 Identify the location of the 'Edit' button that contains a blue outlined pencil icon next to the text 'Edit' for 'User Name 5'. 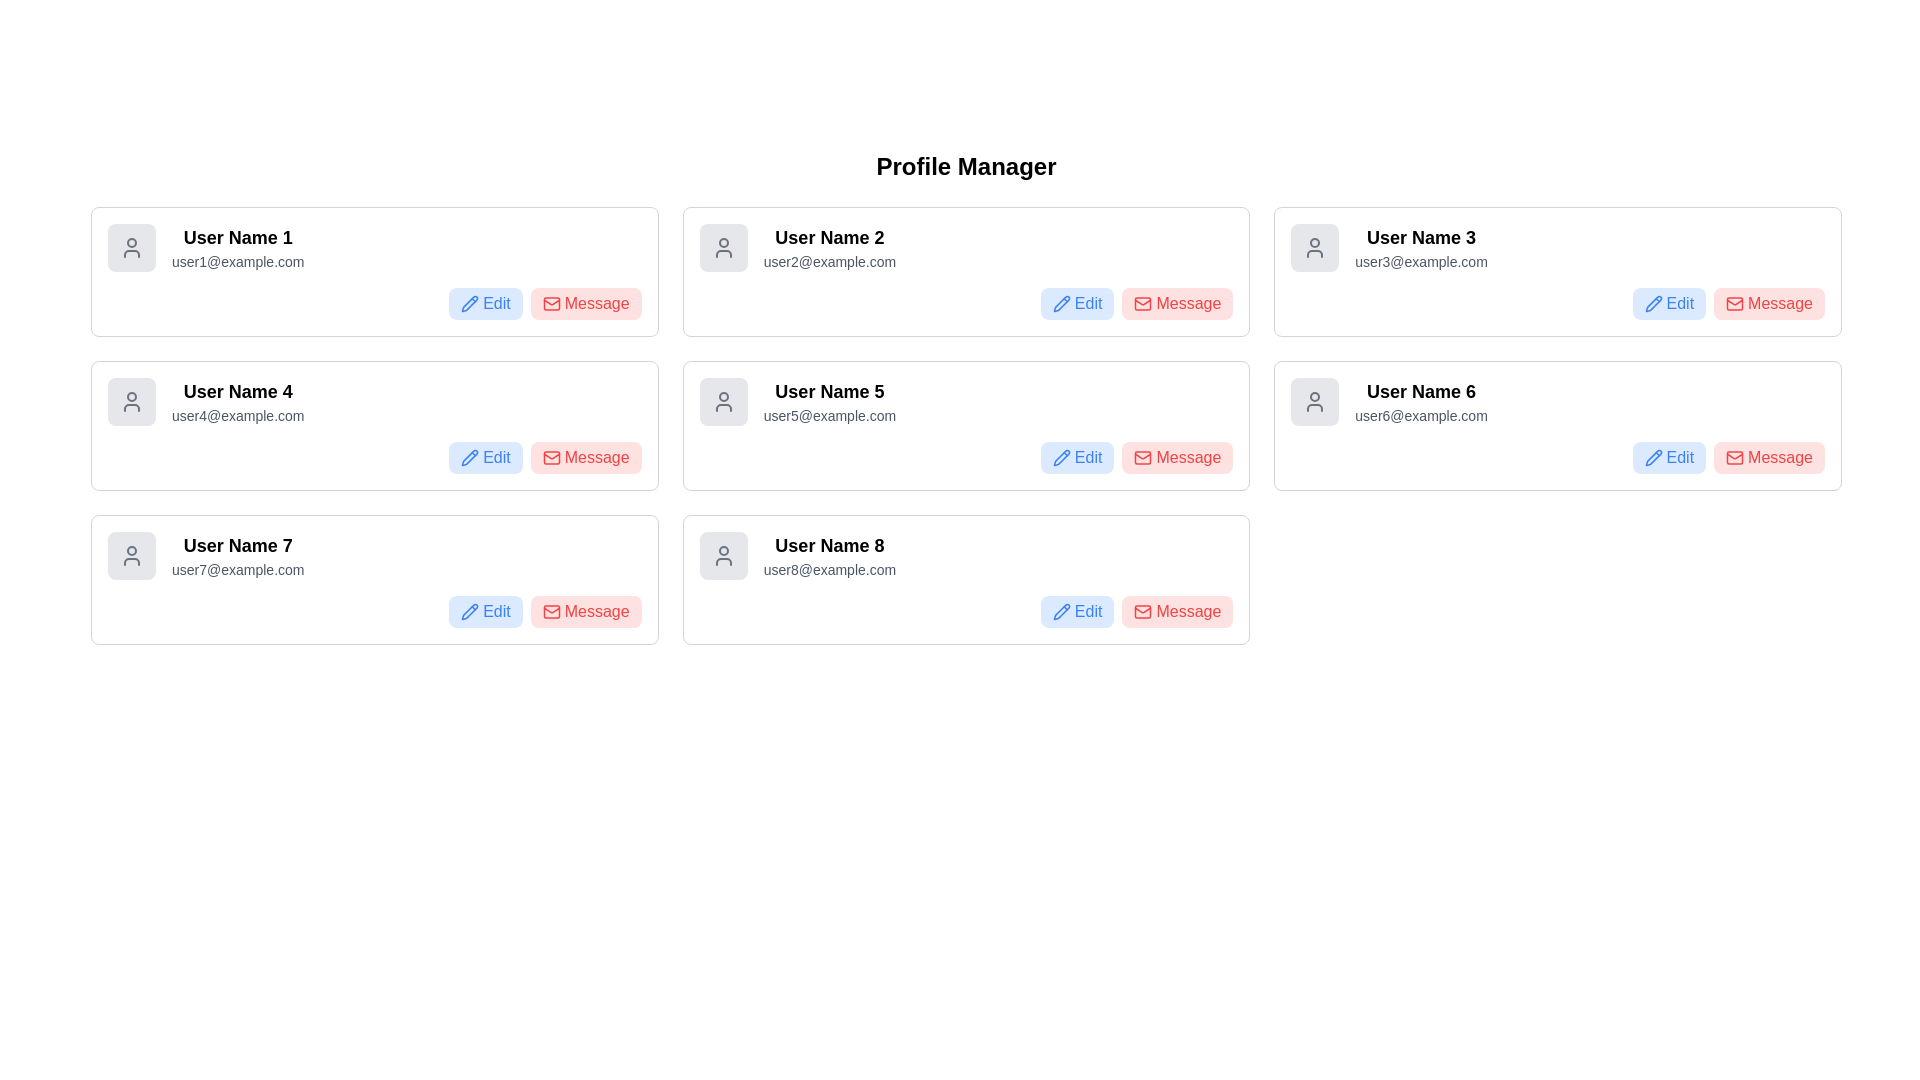
(1060, 458).